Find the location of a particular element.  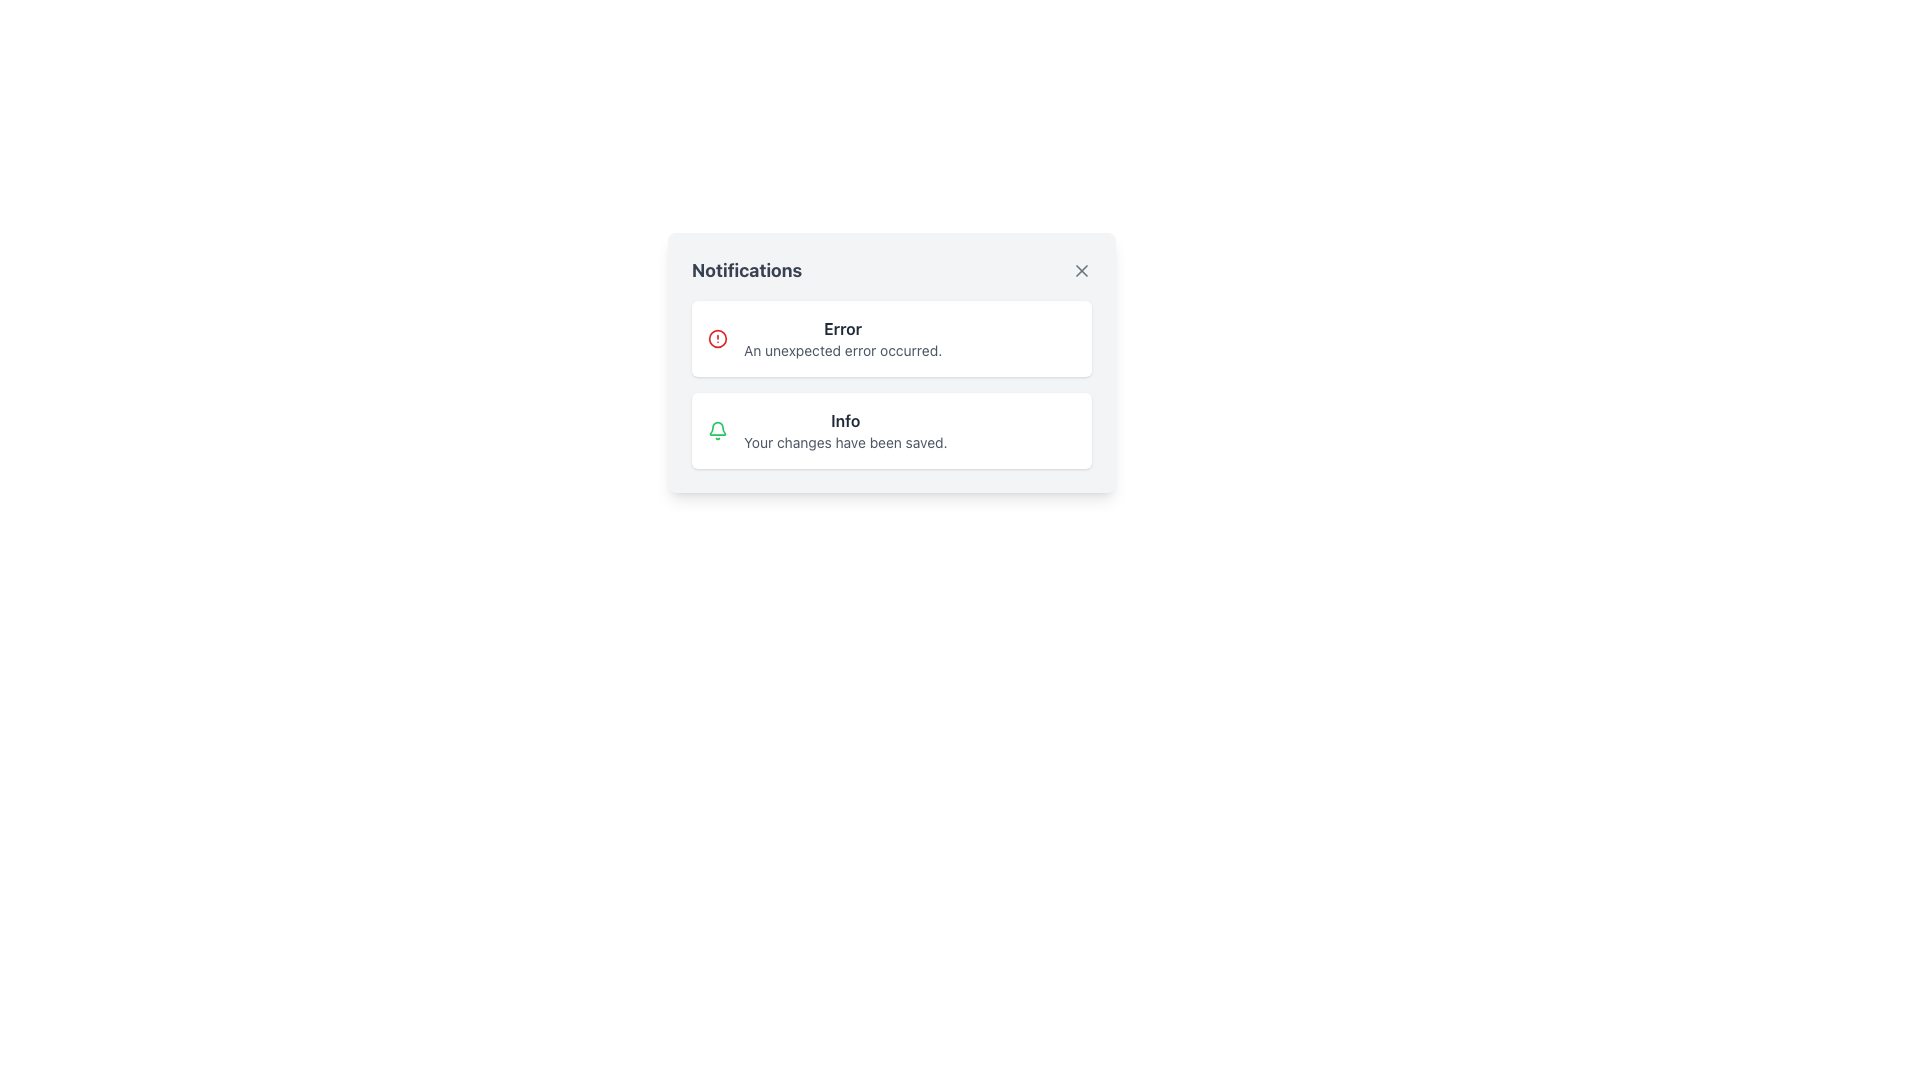

the text label displaying 'An unexpected error occurred.' within the notification card titled 'Error' is located at coordinates (843, 350).